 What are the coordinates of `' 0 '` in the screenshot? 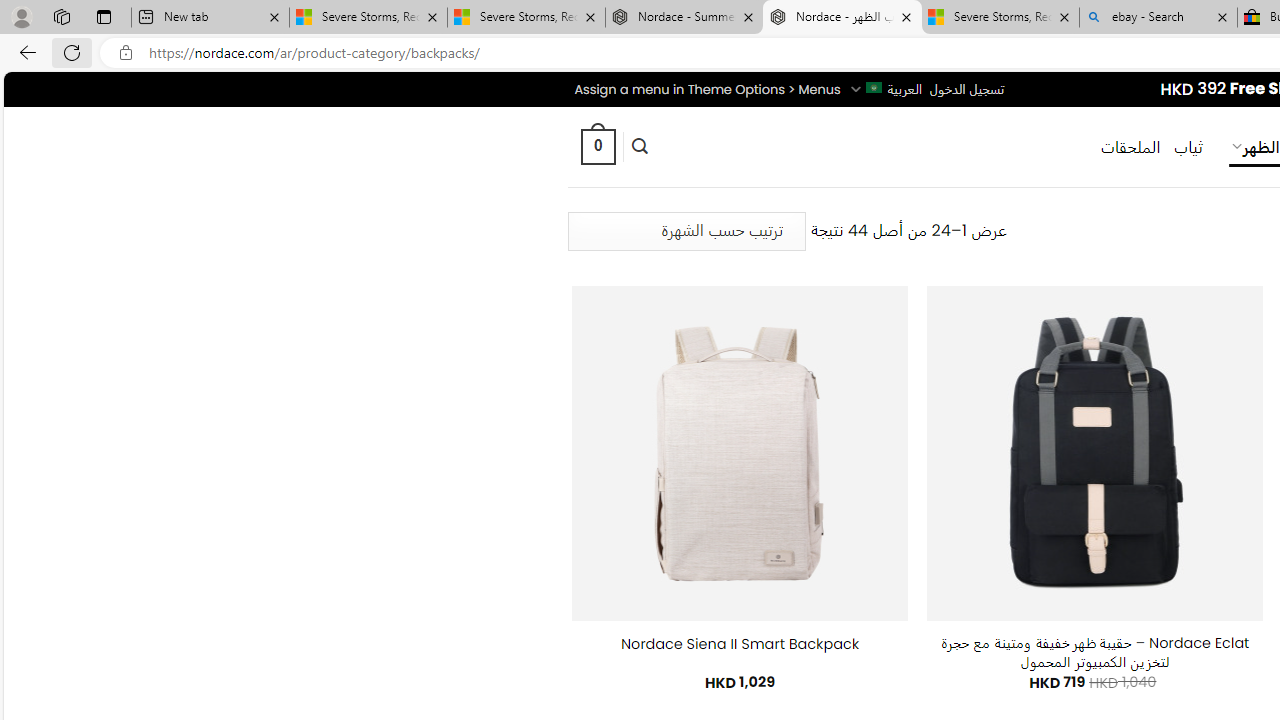 It's located at (596, 145).